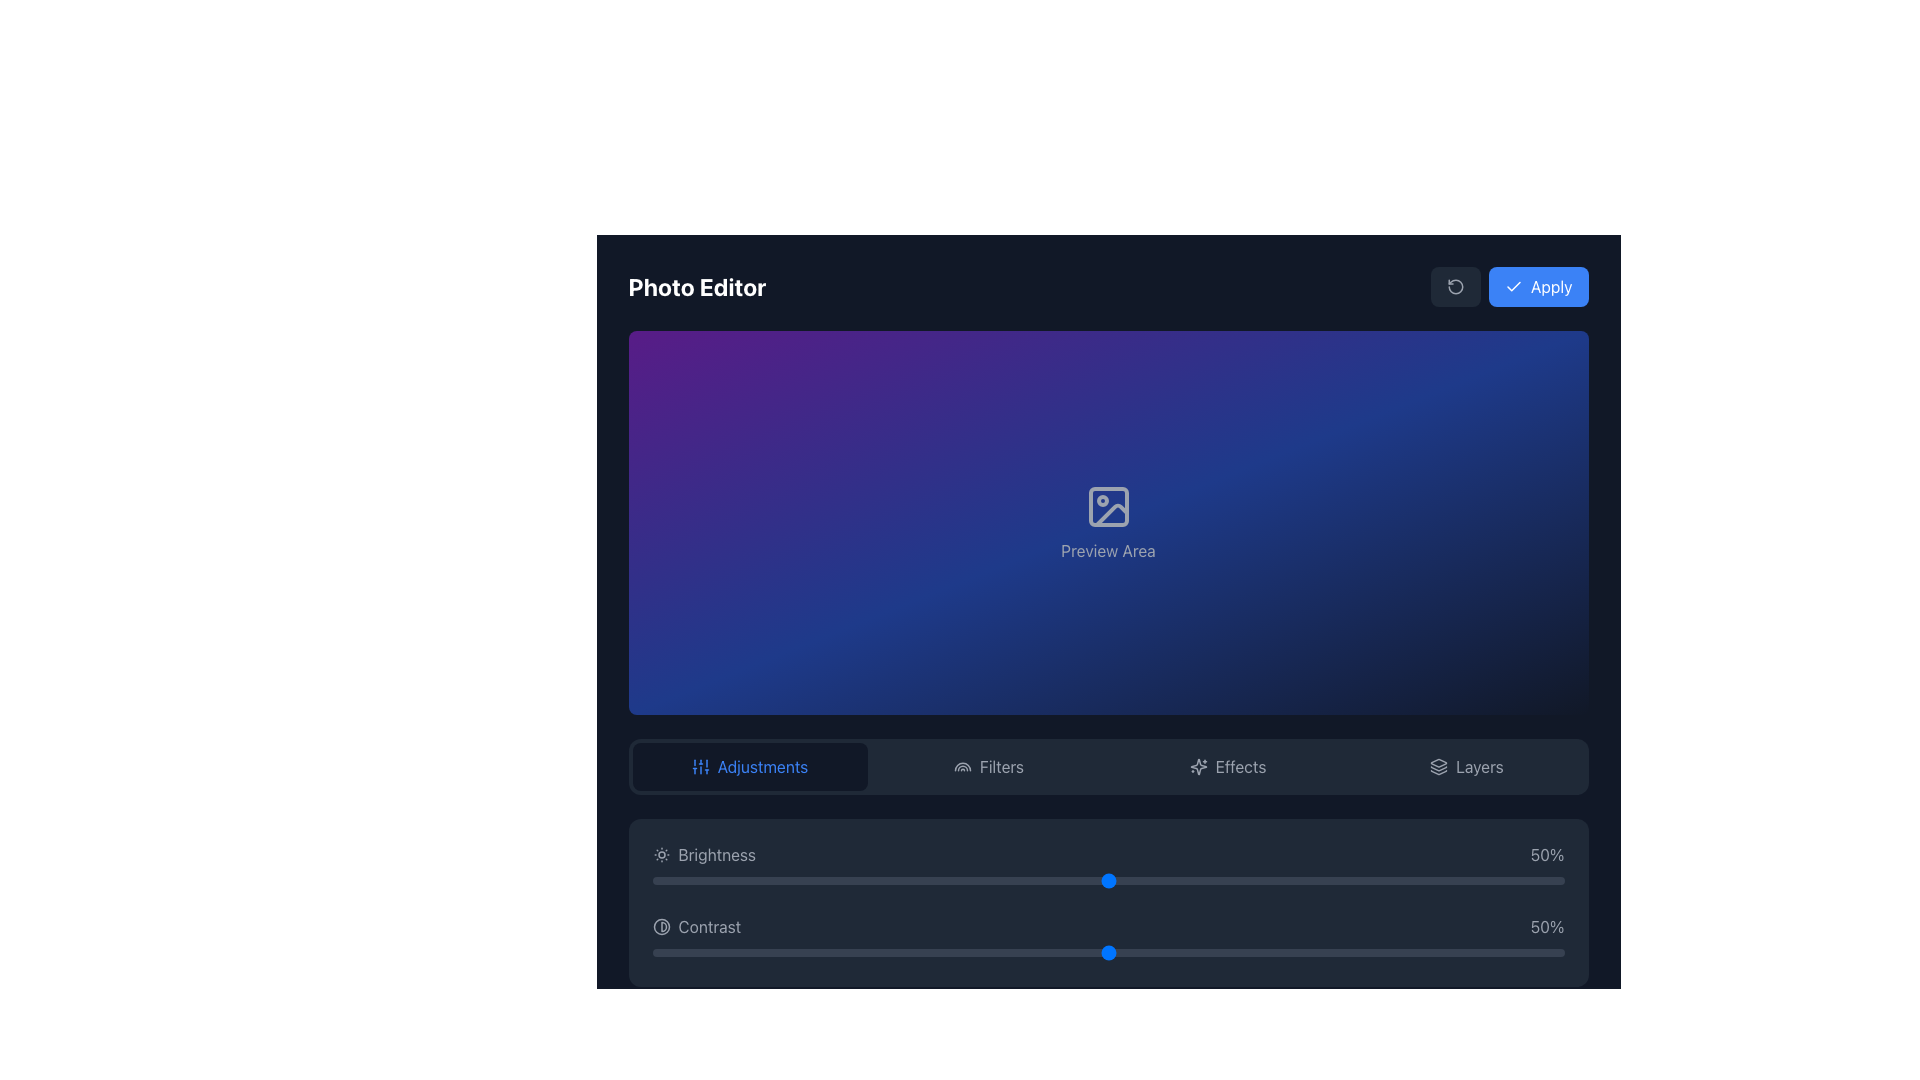 The height and width of the screenshot is (1080, 1920). Describe the element at coordinates (988, 766) in the screenshot. I see `the 'Filters' button located` at that location.